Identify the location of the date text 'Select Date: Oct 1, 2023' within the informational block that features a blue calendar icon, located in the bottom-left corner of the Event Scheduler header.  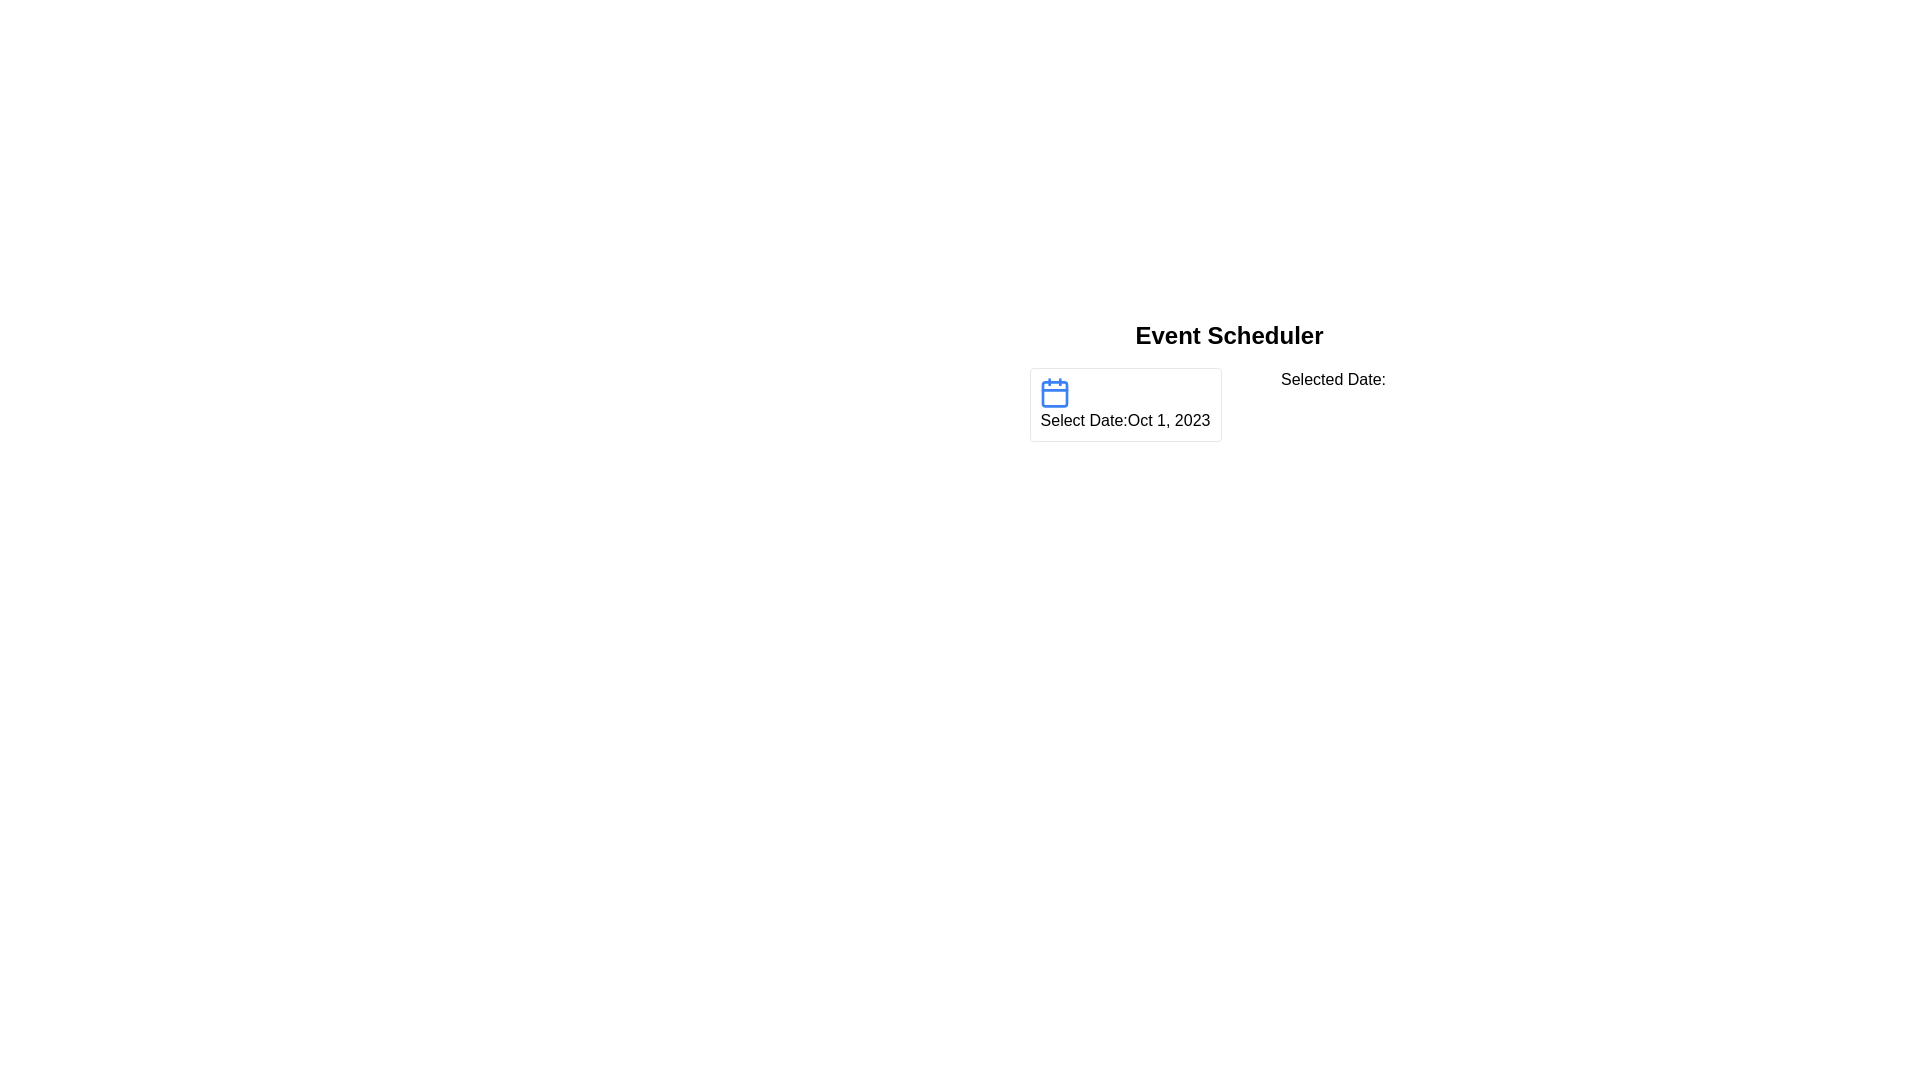
(1125, 405).